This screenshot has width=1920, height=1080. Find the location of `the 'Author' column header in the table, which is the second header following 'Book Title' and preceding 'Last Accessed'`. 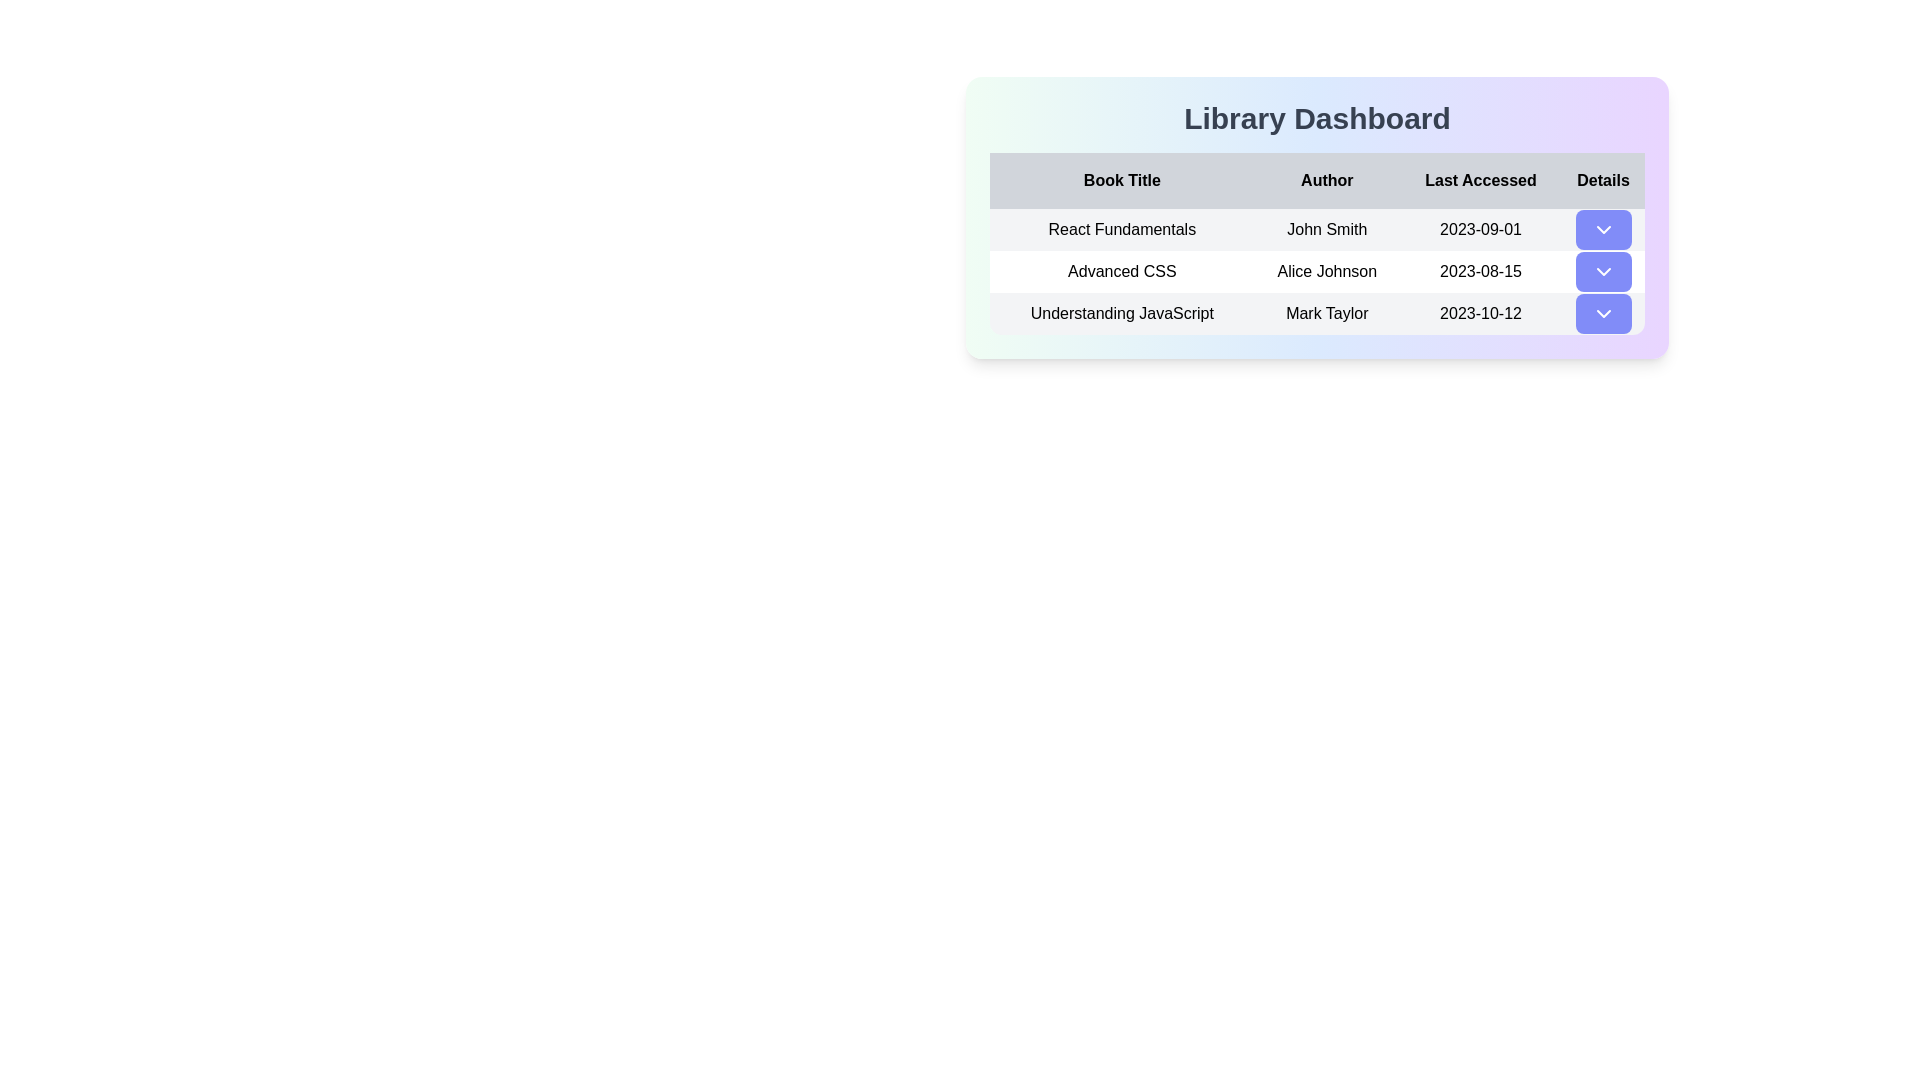

the 'Author' column header in the table, which is the second header following 'Book Title' and preceding 'Last Accessed' is located at coordinates (1327, 181).